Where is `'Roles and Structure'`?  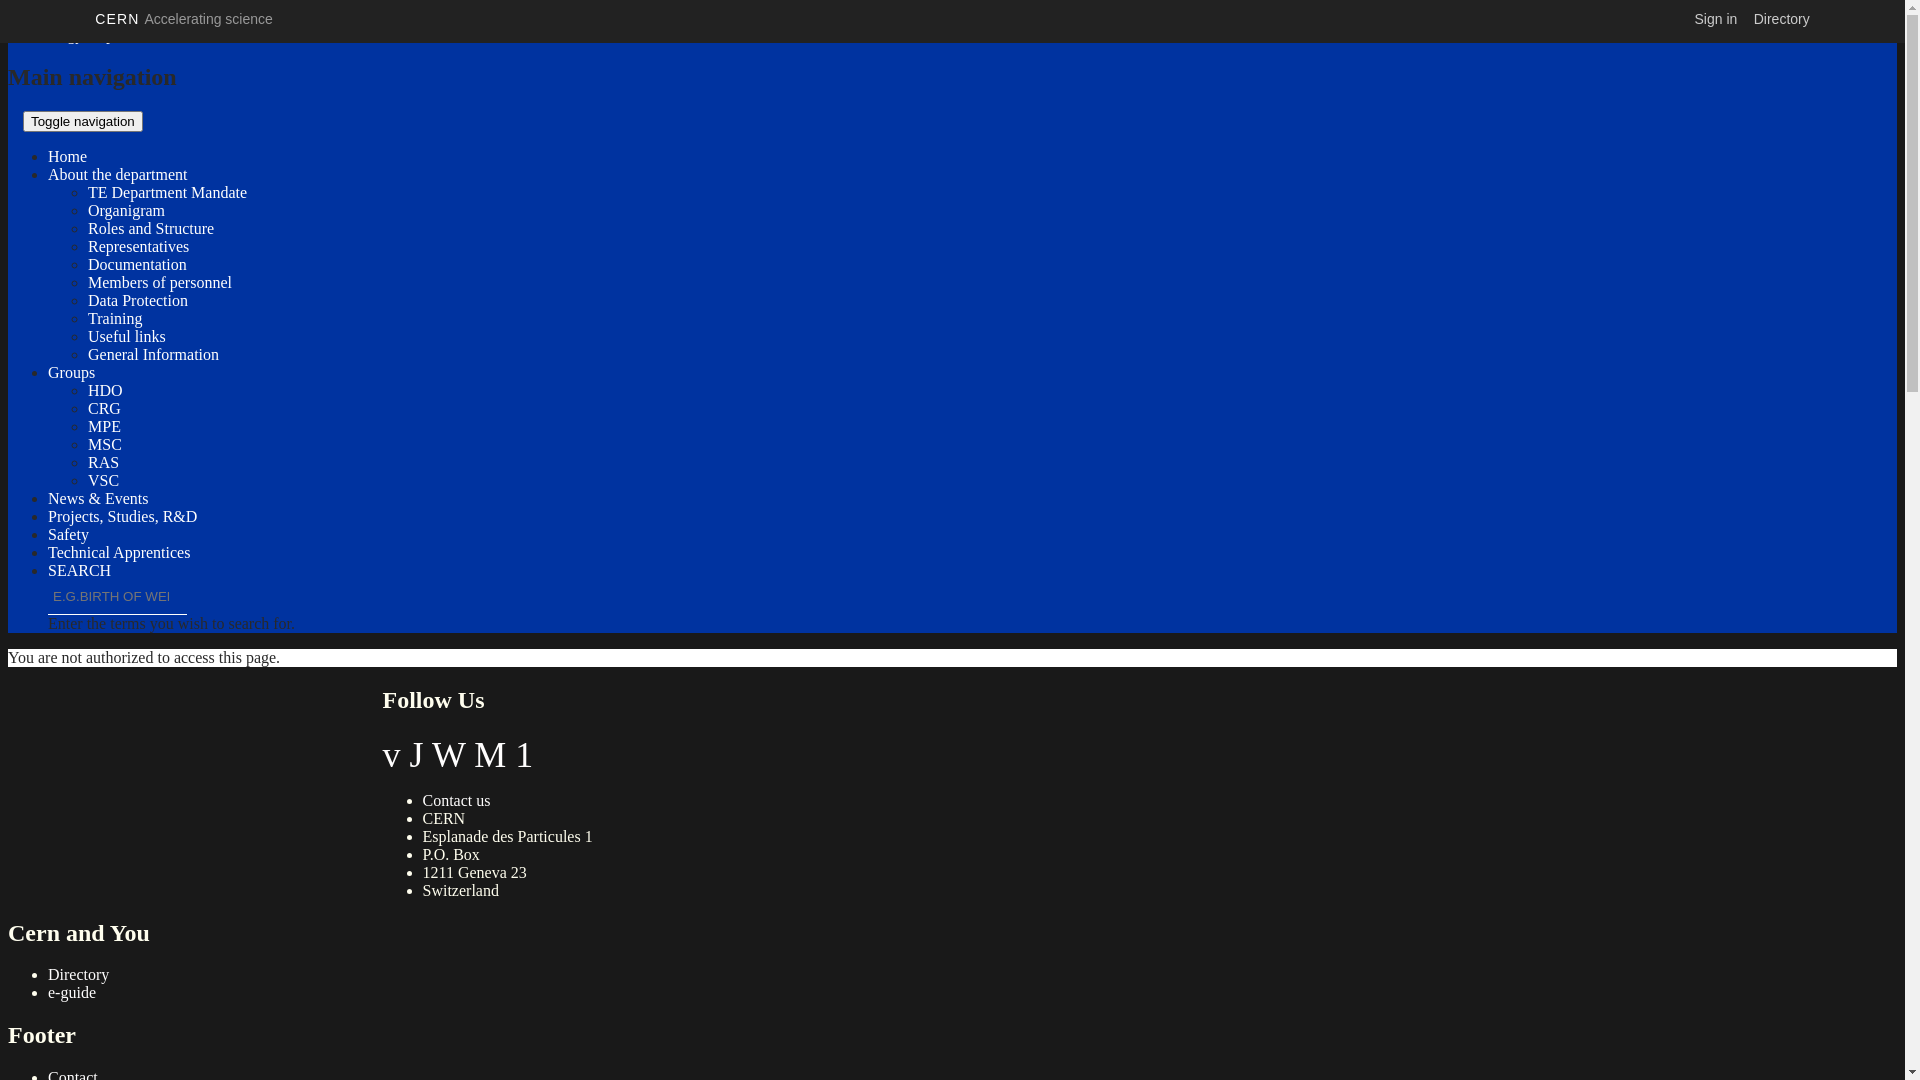
'Roles and Structure' is located at coordinates (149, 227).